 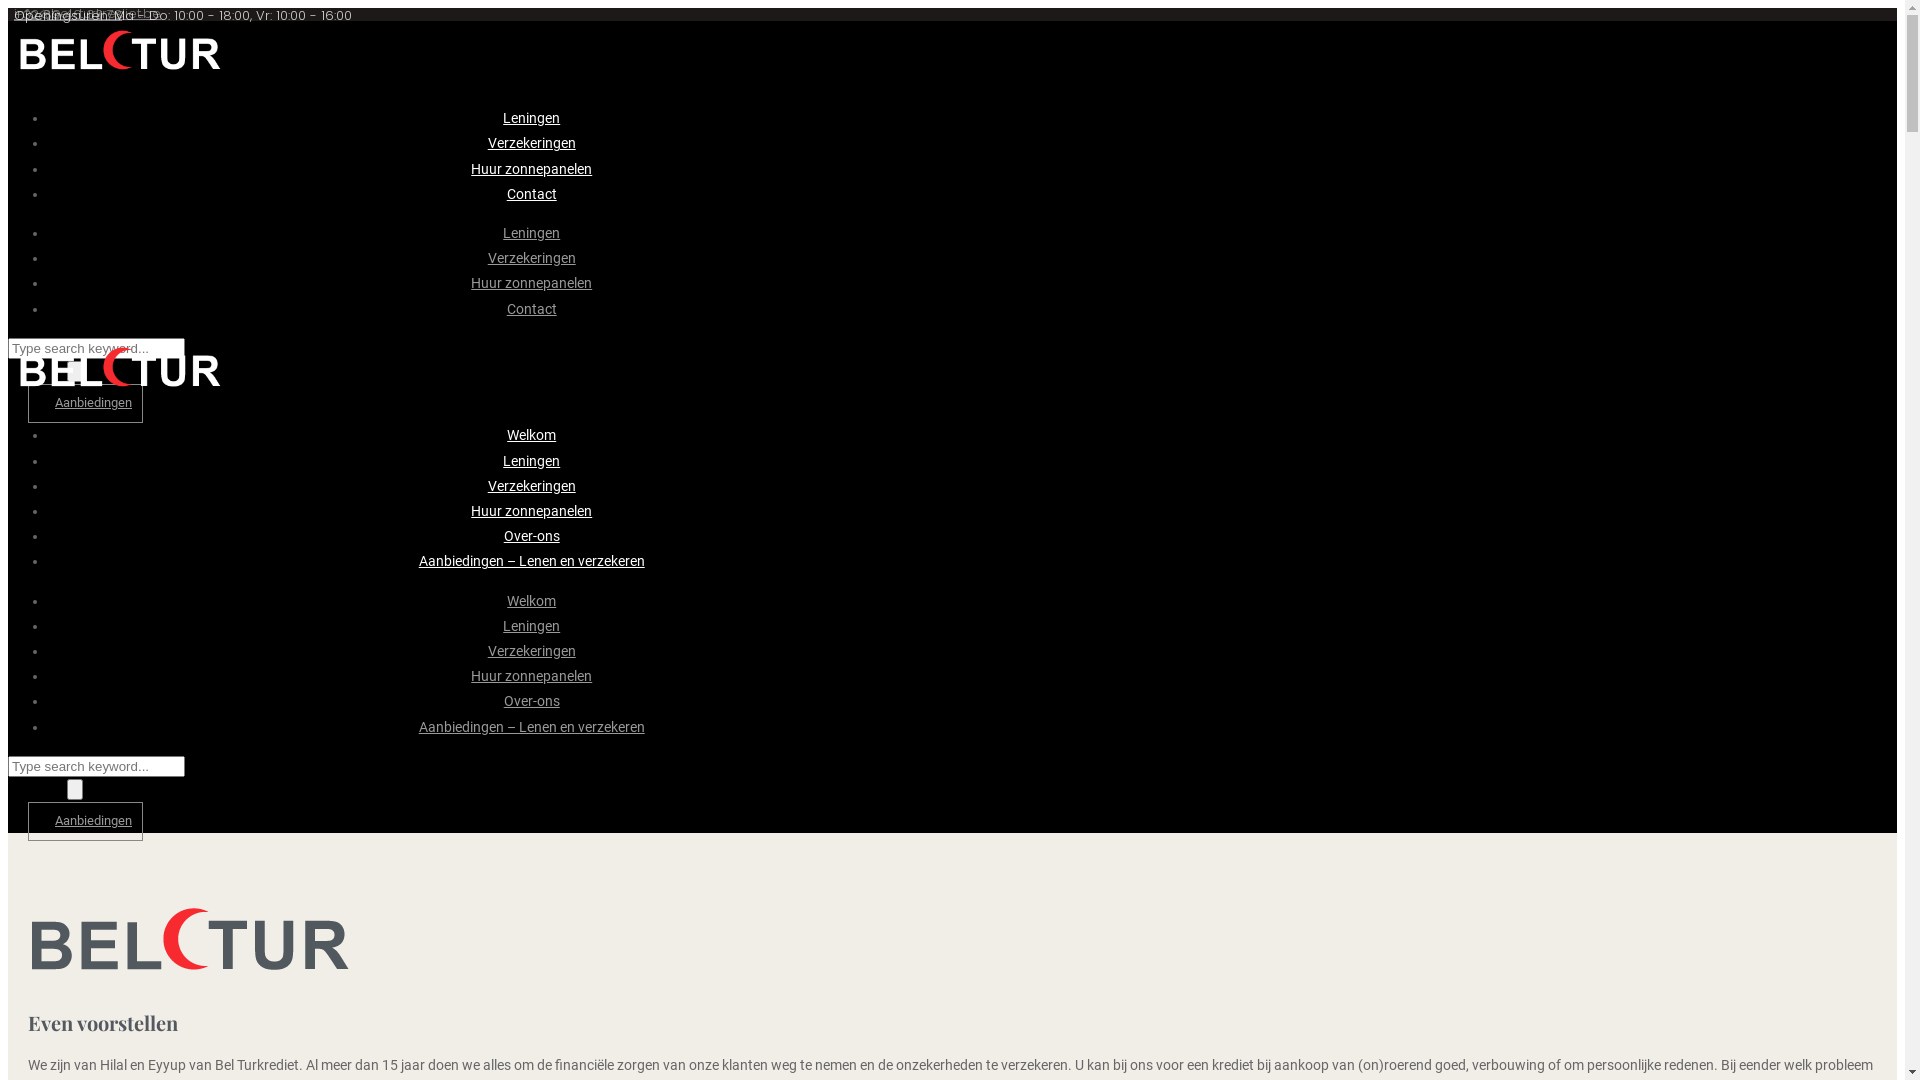 What do you see at coordinates (67, 14) in the screenshot?
I see `'+32 89 46 63 73'` at bounding box center [67, 14].